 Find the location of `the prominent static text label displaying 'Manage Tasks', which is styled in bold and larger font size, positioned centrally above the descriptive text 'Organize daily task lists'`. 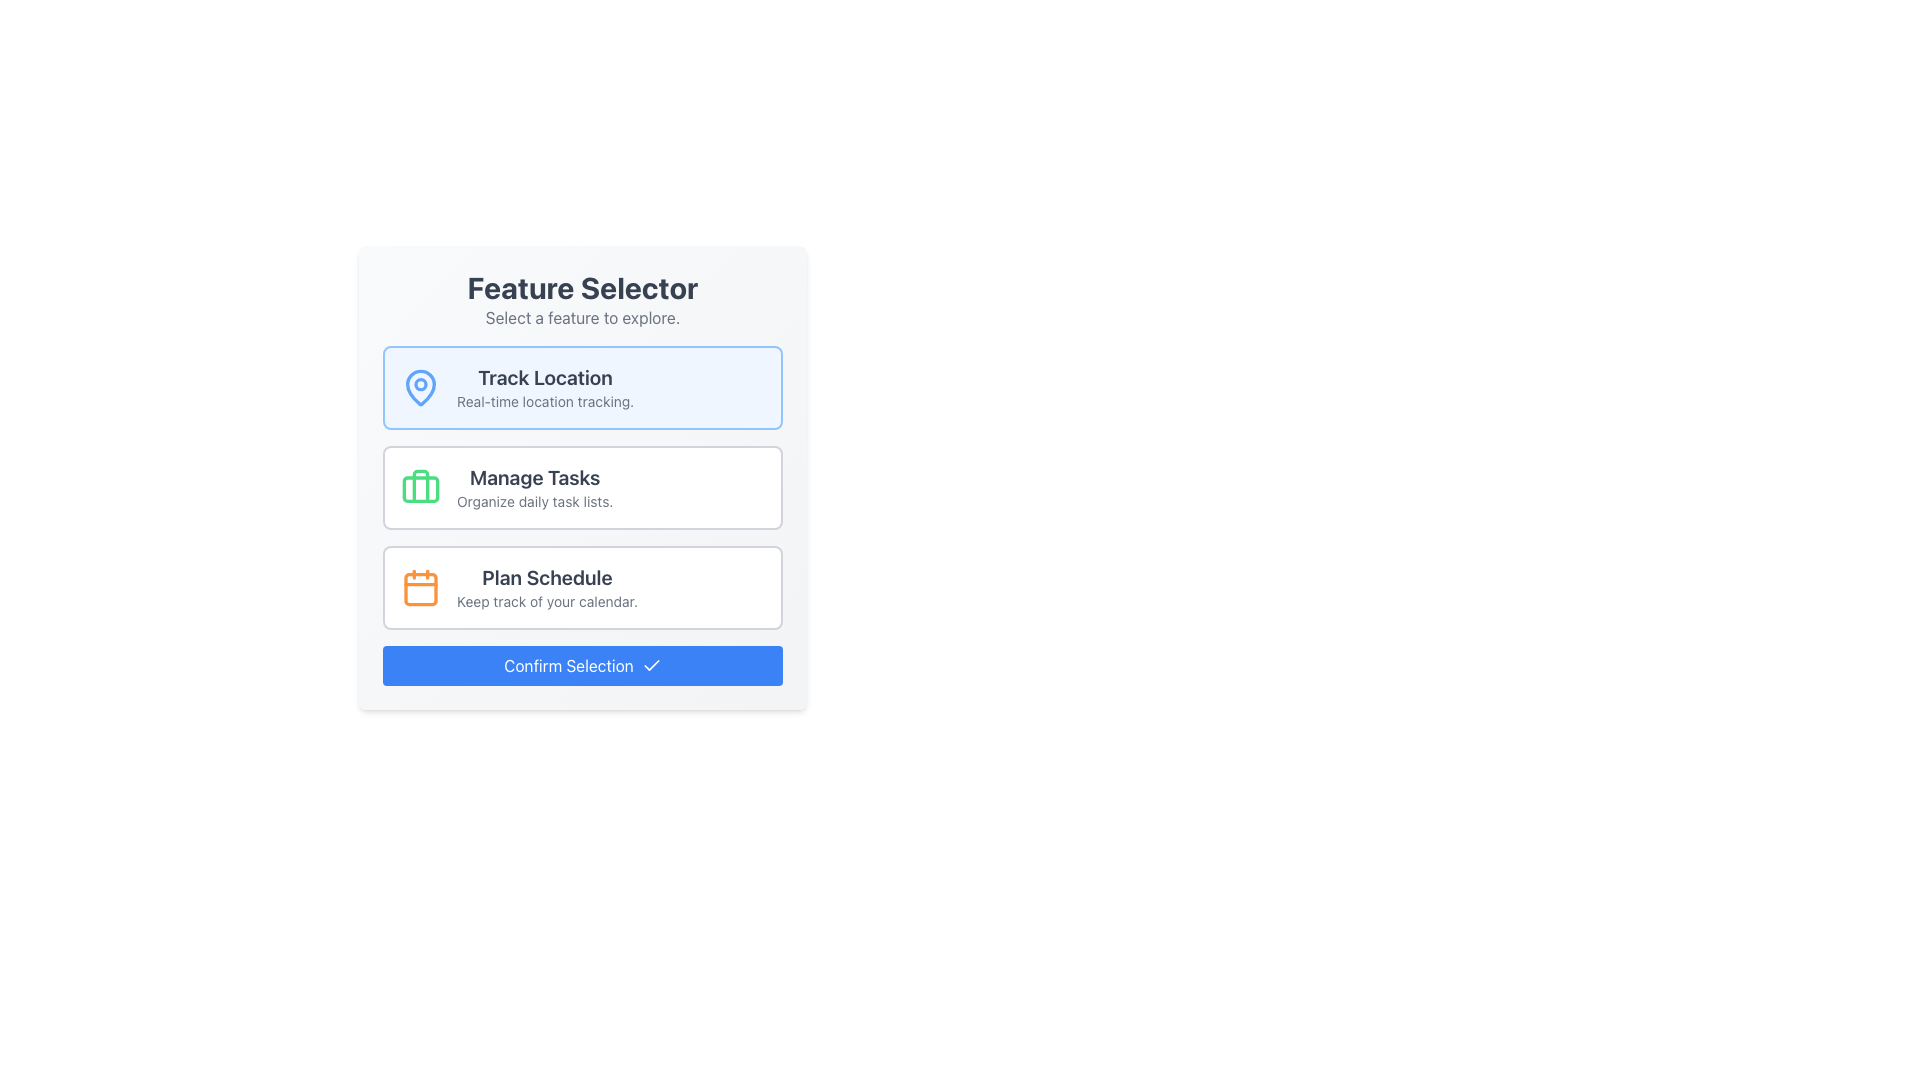

the prominent static text label displaying 'Manage Tasks', which is styled in bold and larger font size, positioned centrally above the descriptive text 'Organize daily task lists' is located at coordinates (535, 478).